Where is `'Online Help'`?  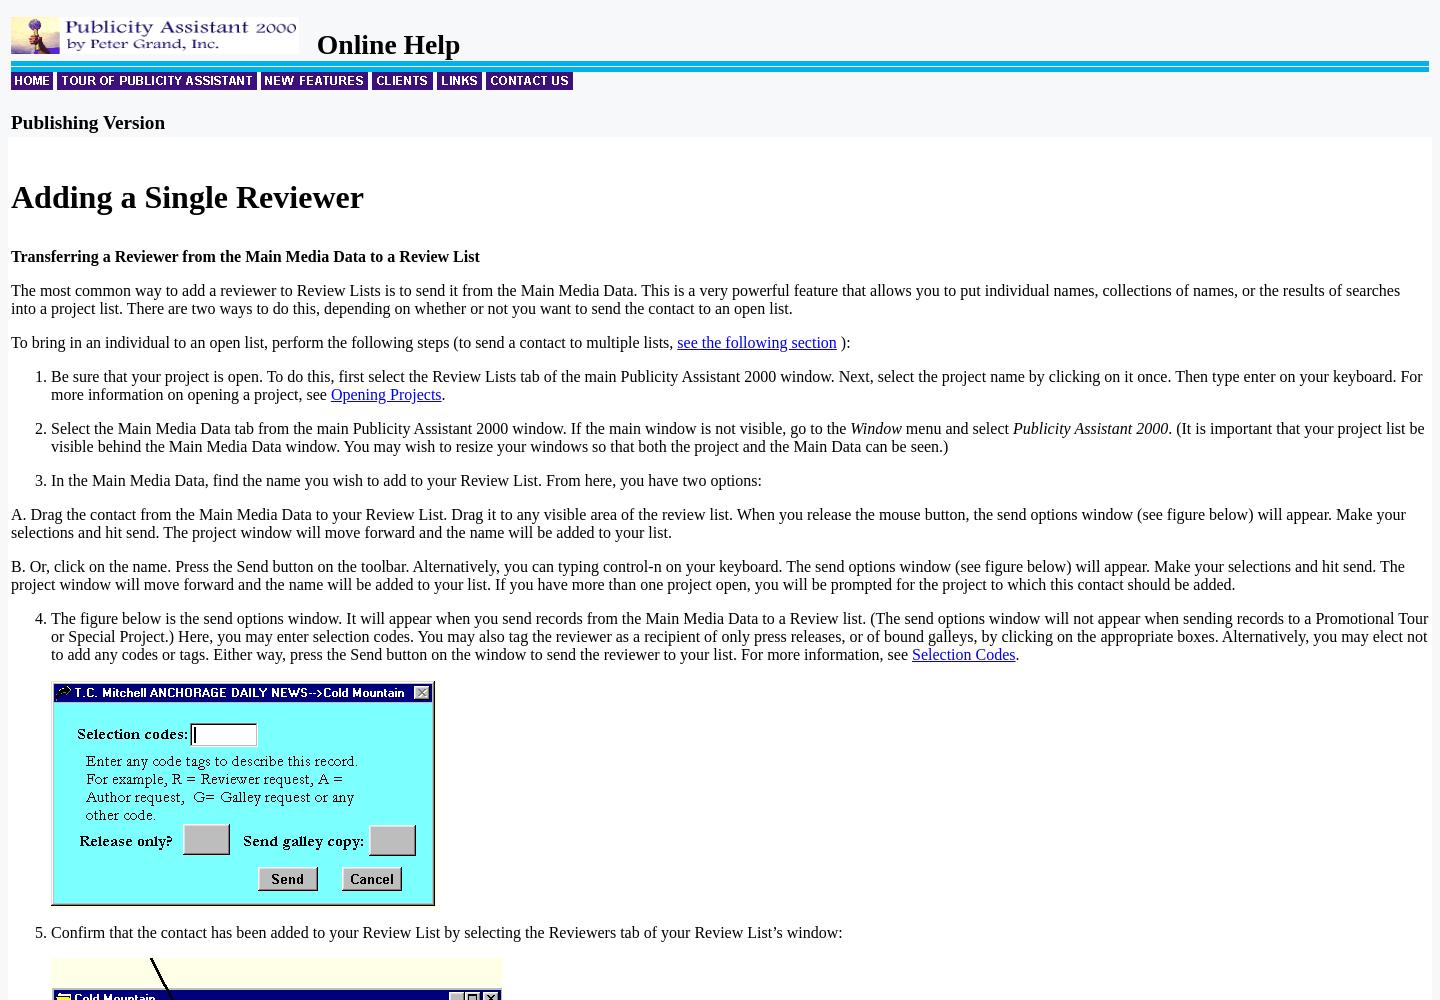
'Online Help' is located at coordinates (380, 44).